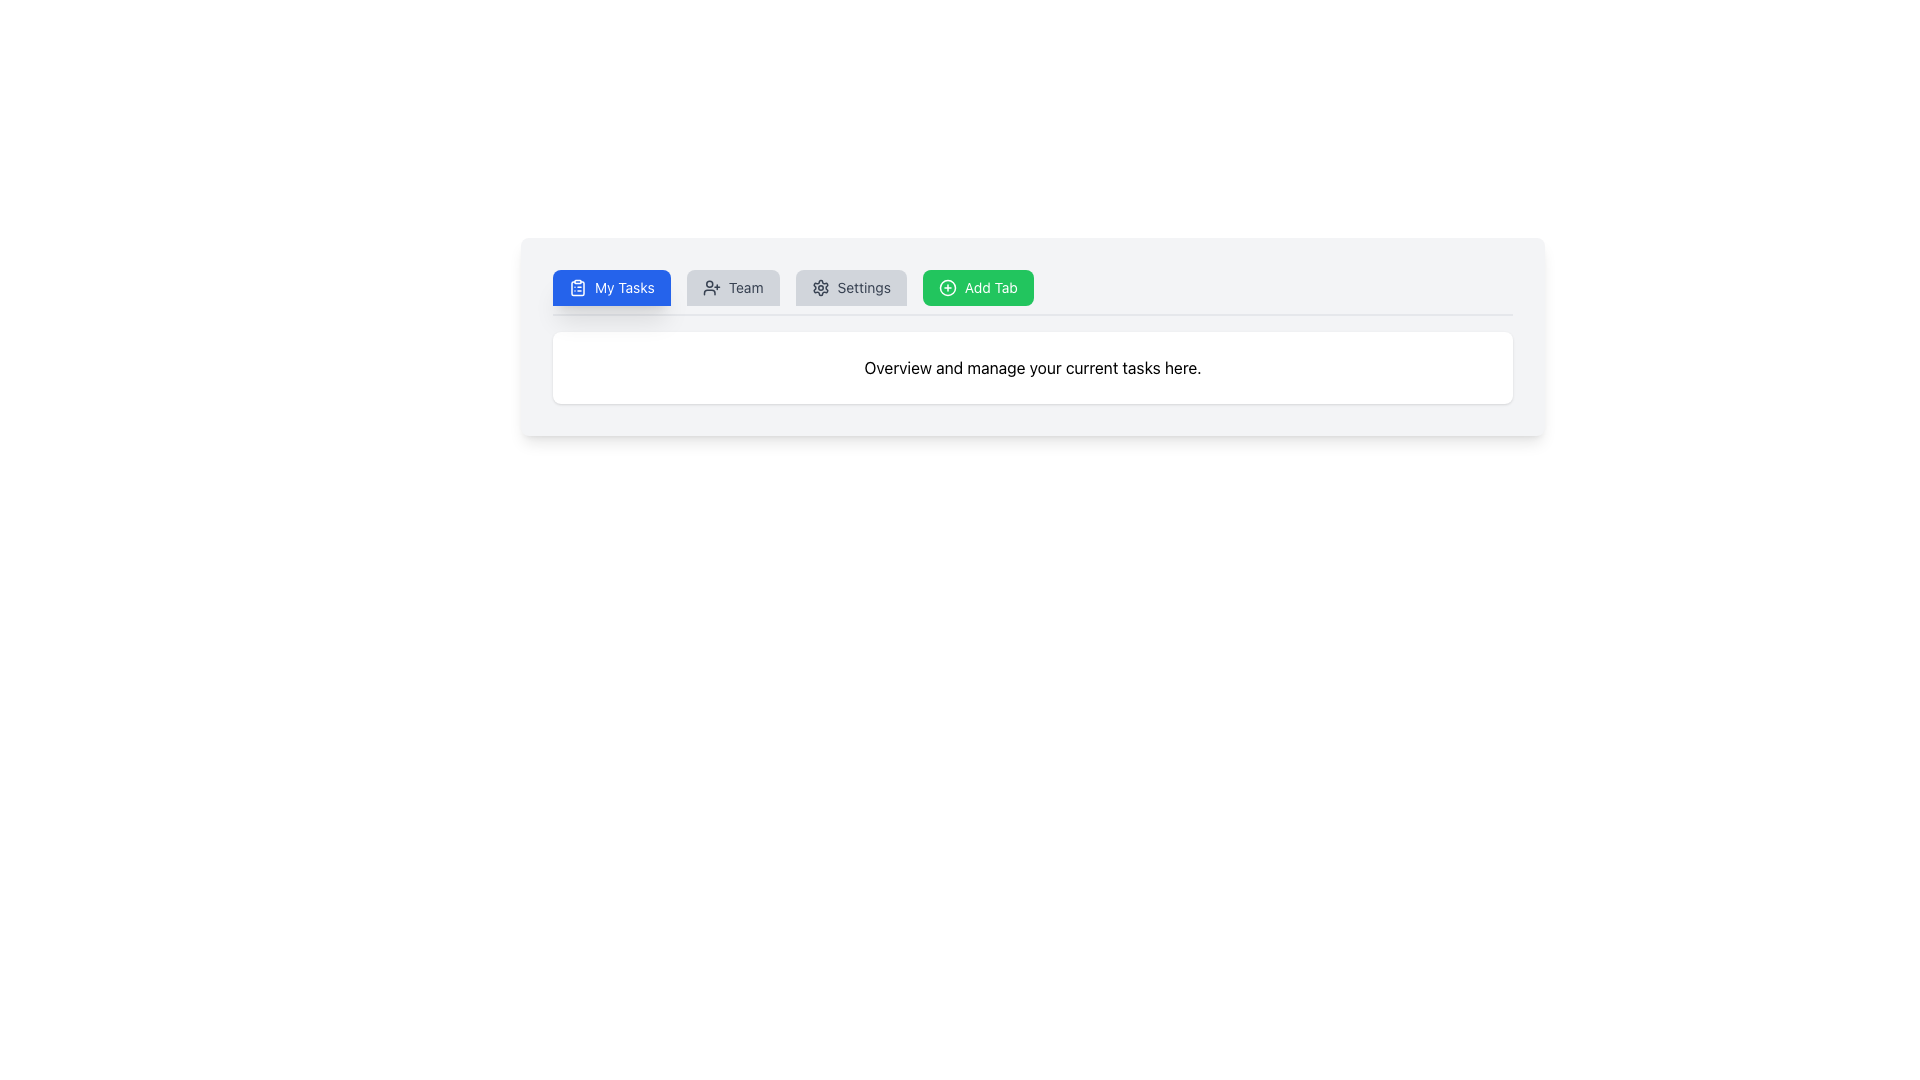 The height and width of the screenshot is (1080, 1920). I want to click on the gear-shaped icon within the 'Settings' button located in the top center of the interface, so click(820, 288).